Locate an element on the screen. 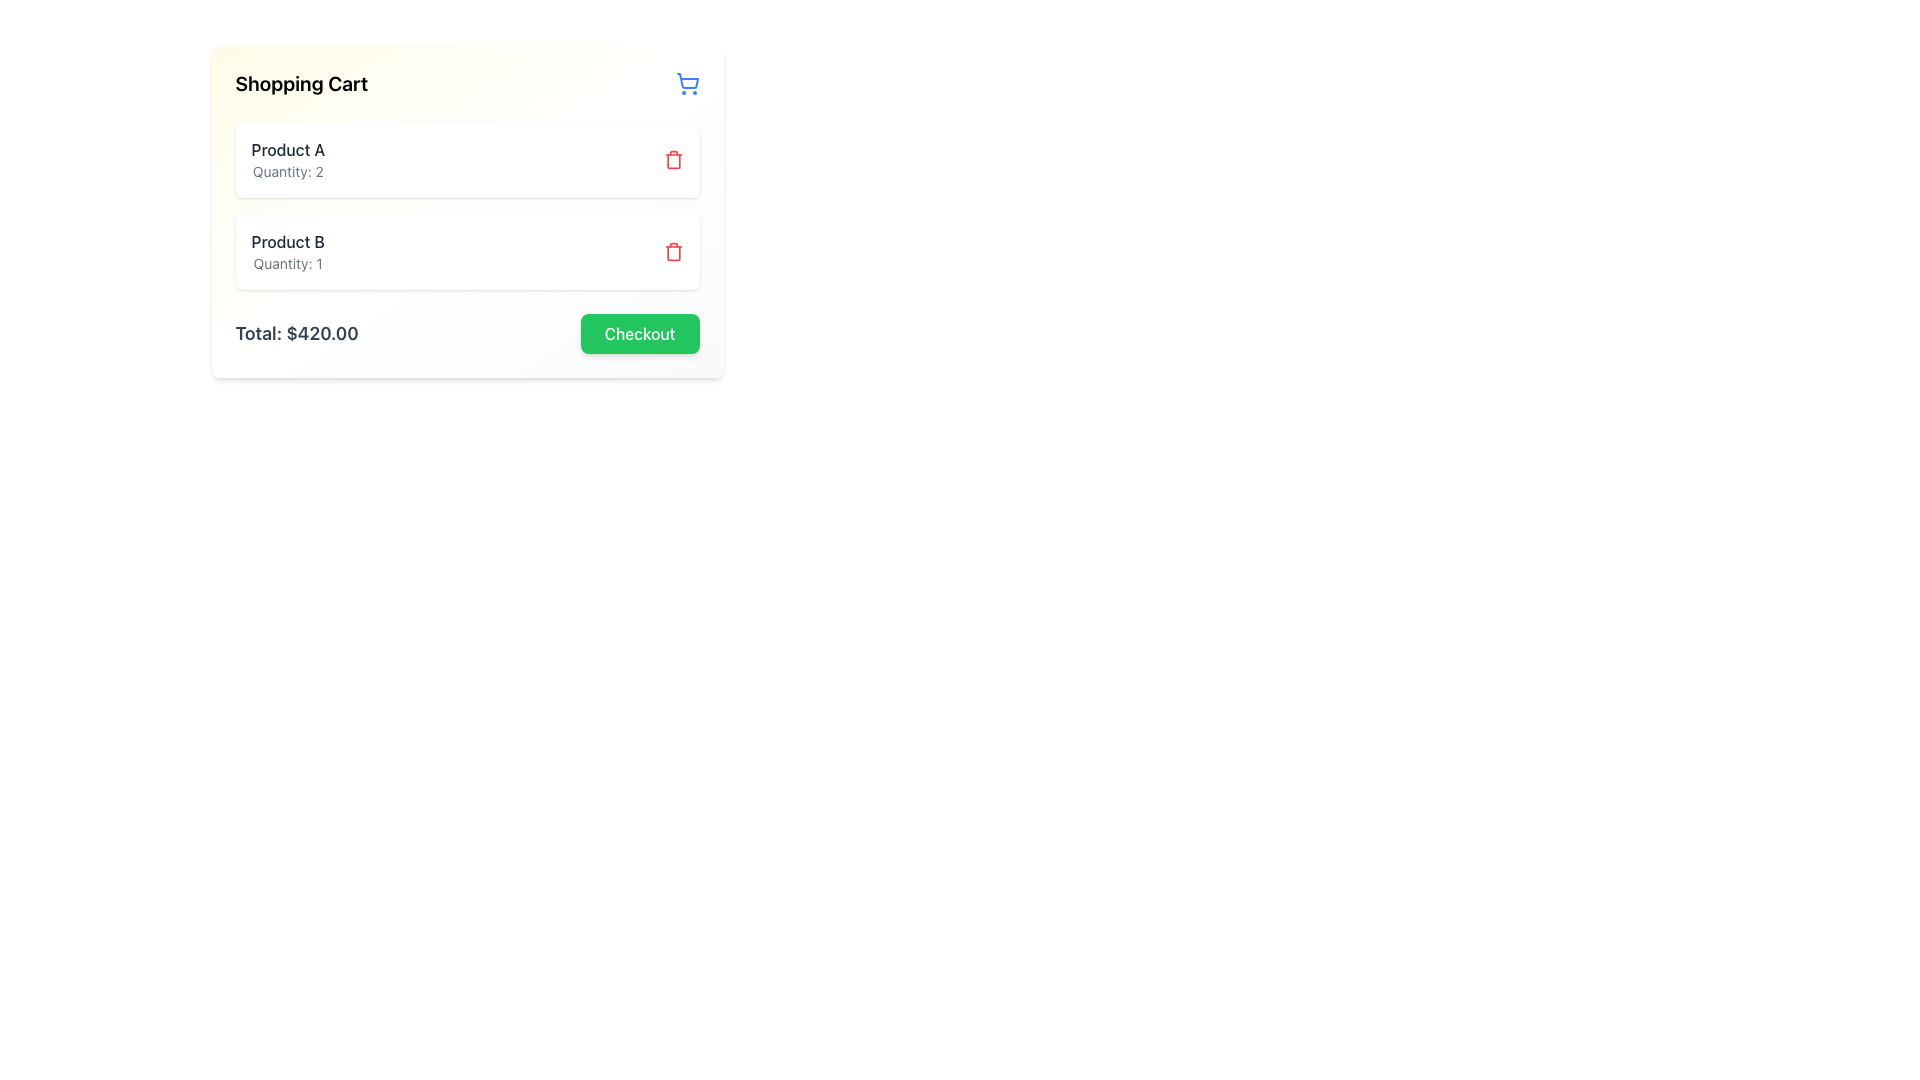 The image size is (1920, 1080). the main frame of the shopping cart icon located at the top-right of the 'Shopping Cart' interface, which serves as a visual indicator for the shopping cart functionality is located at coordinates (687, 80).